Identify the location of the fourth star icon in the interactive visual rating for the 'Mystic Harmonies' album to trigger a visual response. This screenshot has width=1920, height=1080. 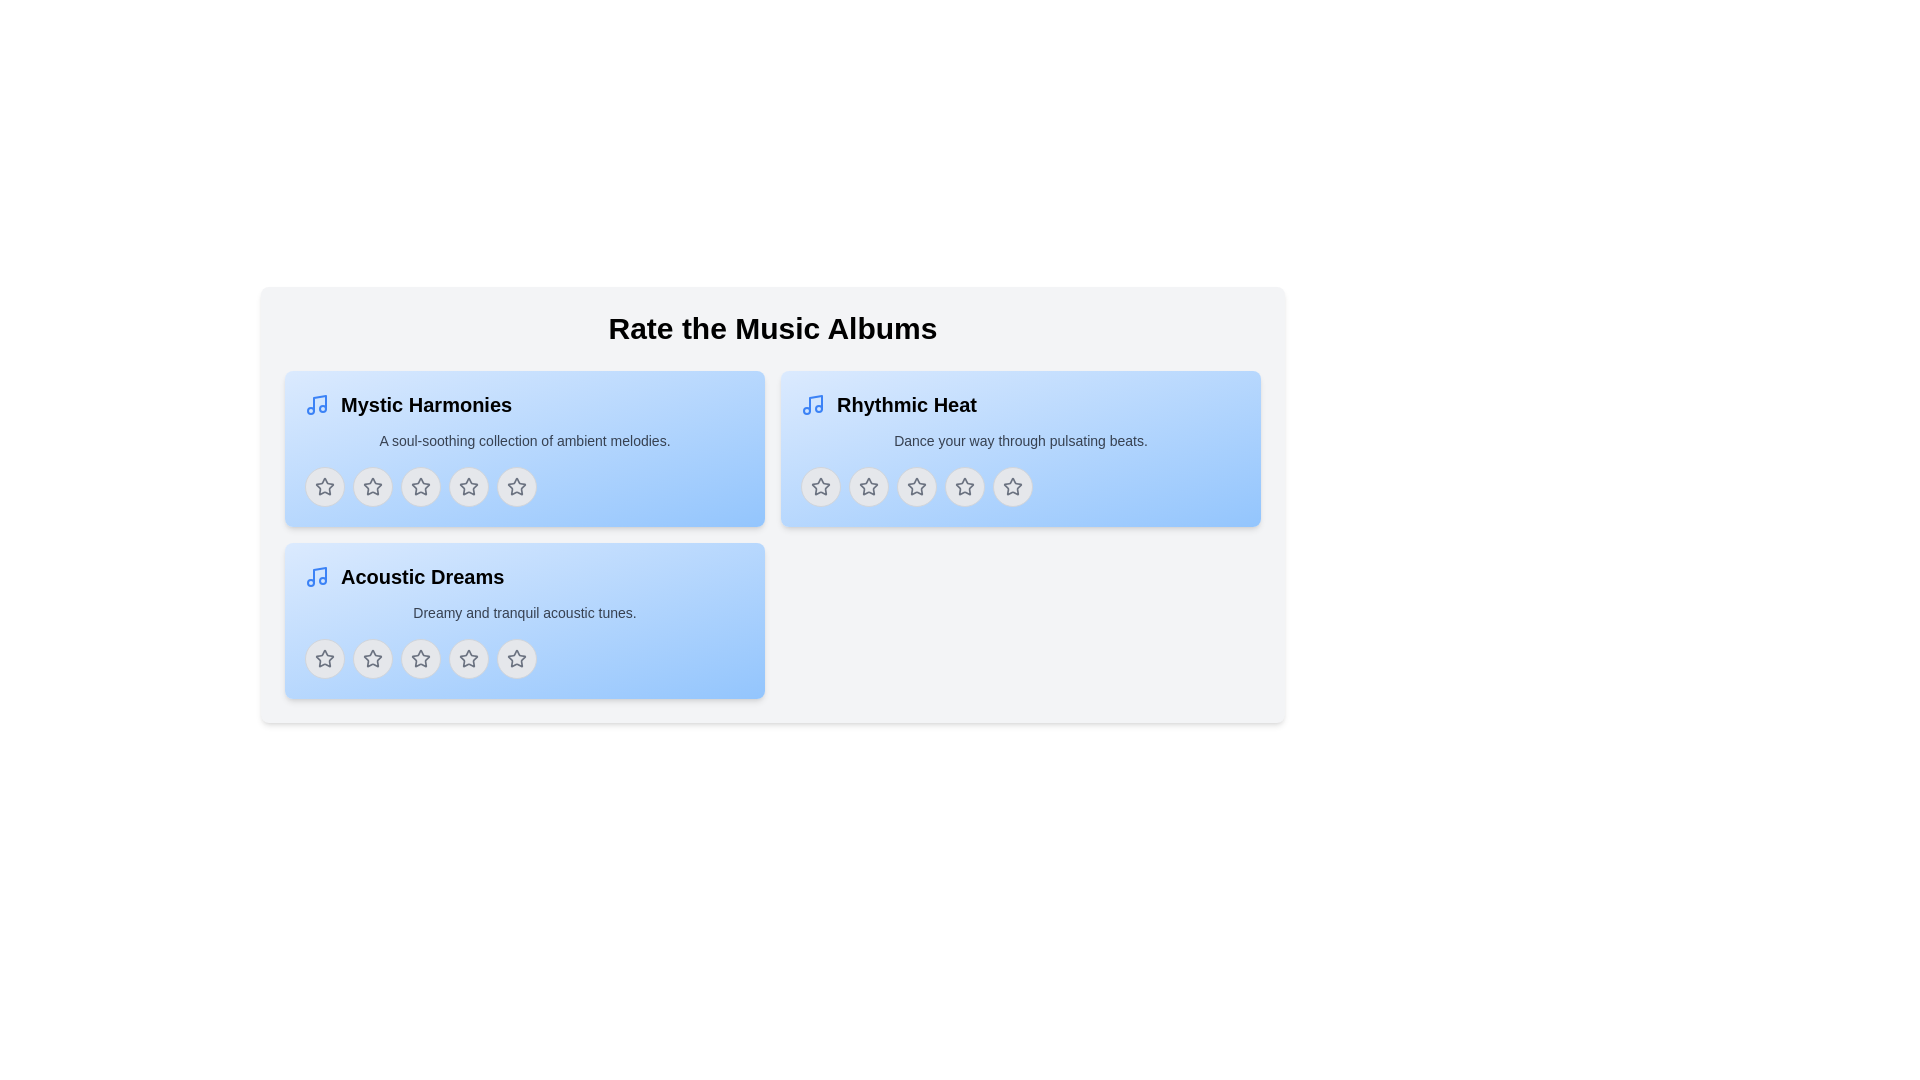
(517, 486).